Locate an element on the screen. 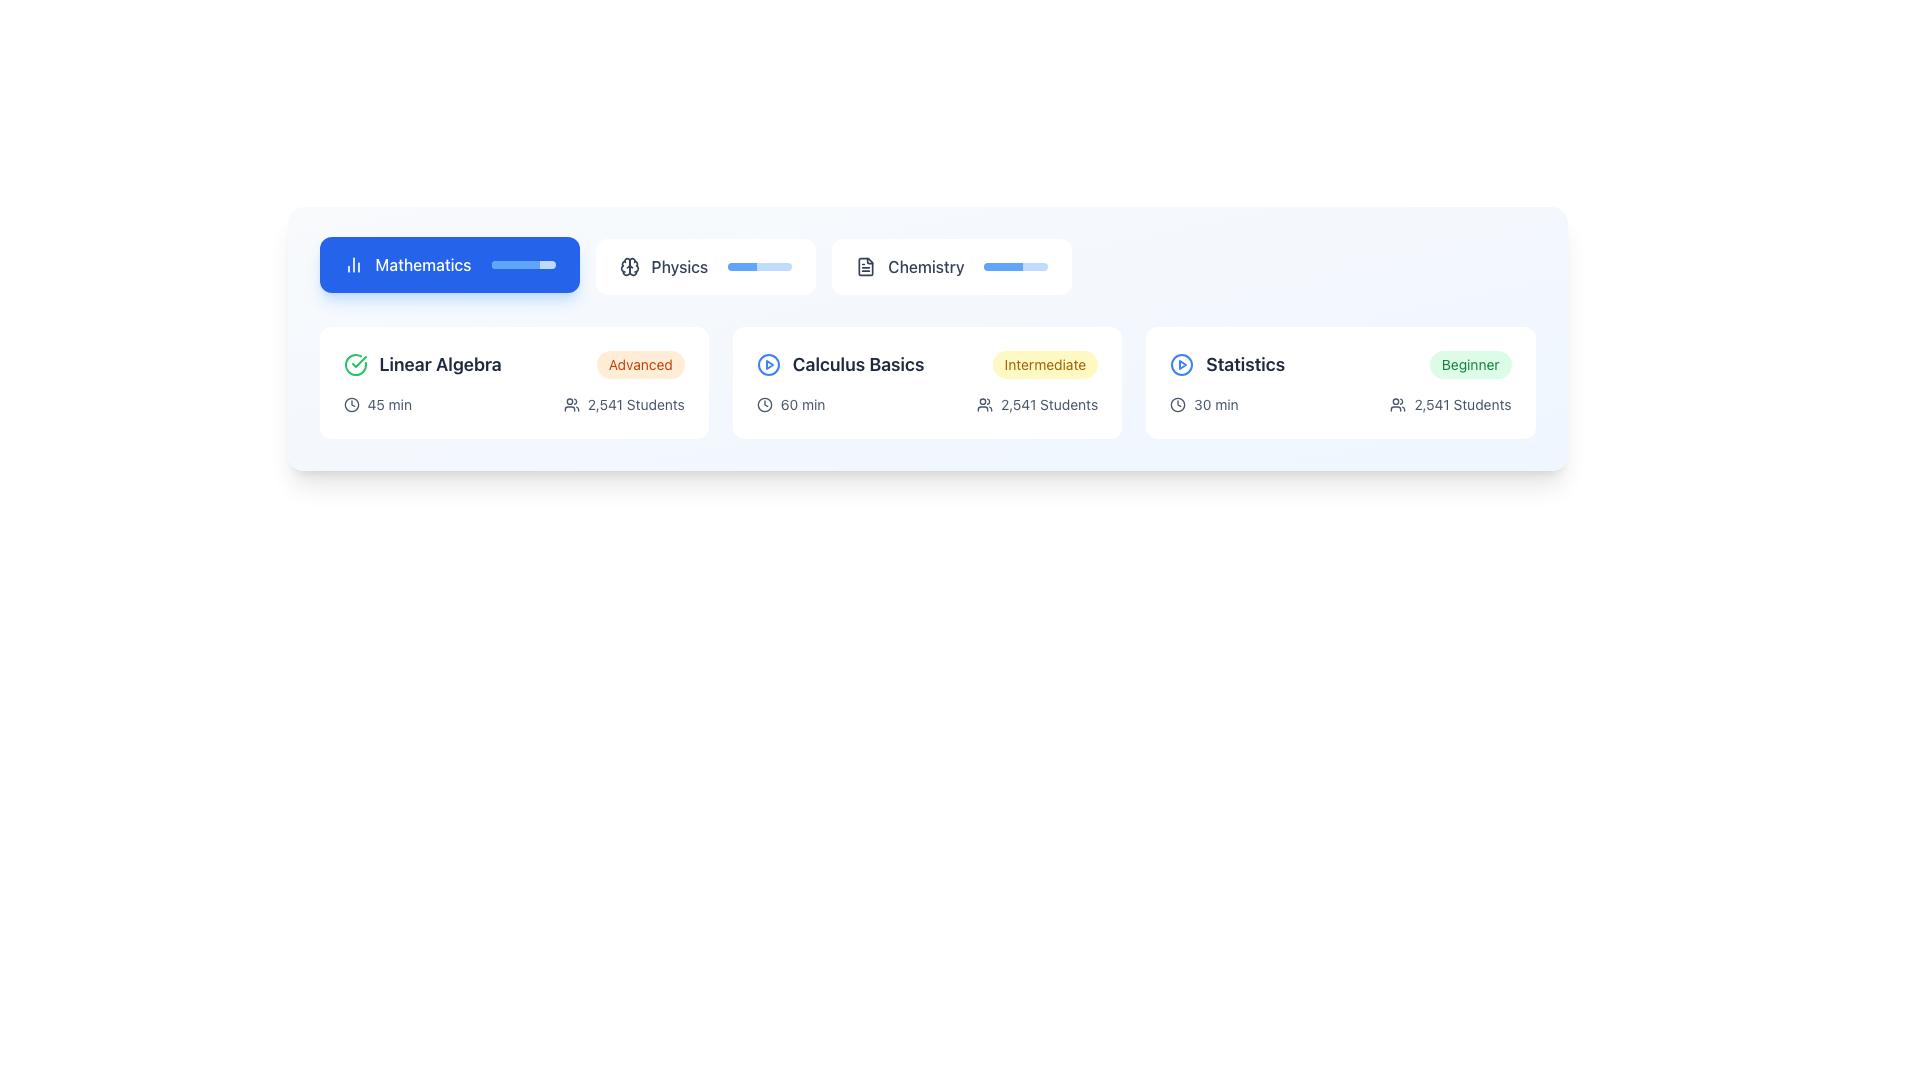 This screenshot has width=1920, height=1080. the 'Statistics' course card, which is the third card in the row under the 'Mathematics' section is located at coordinates (1340, 382).